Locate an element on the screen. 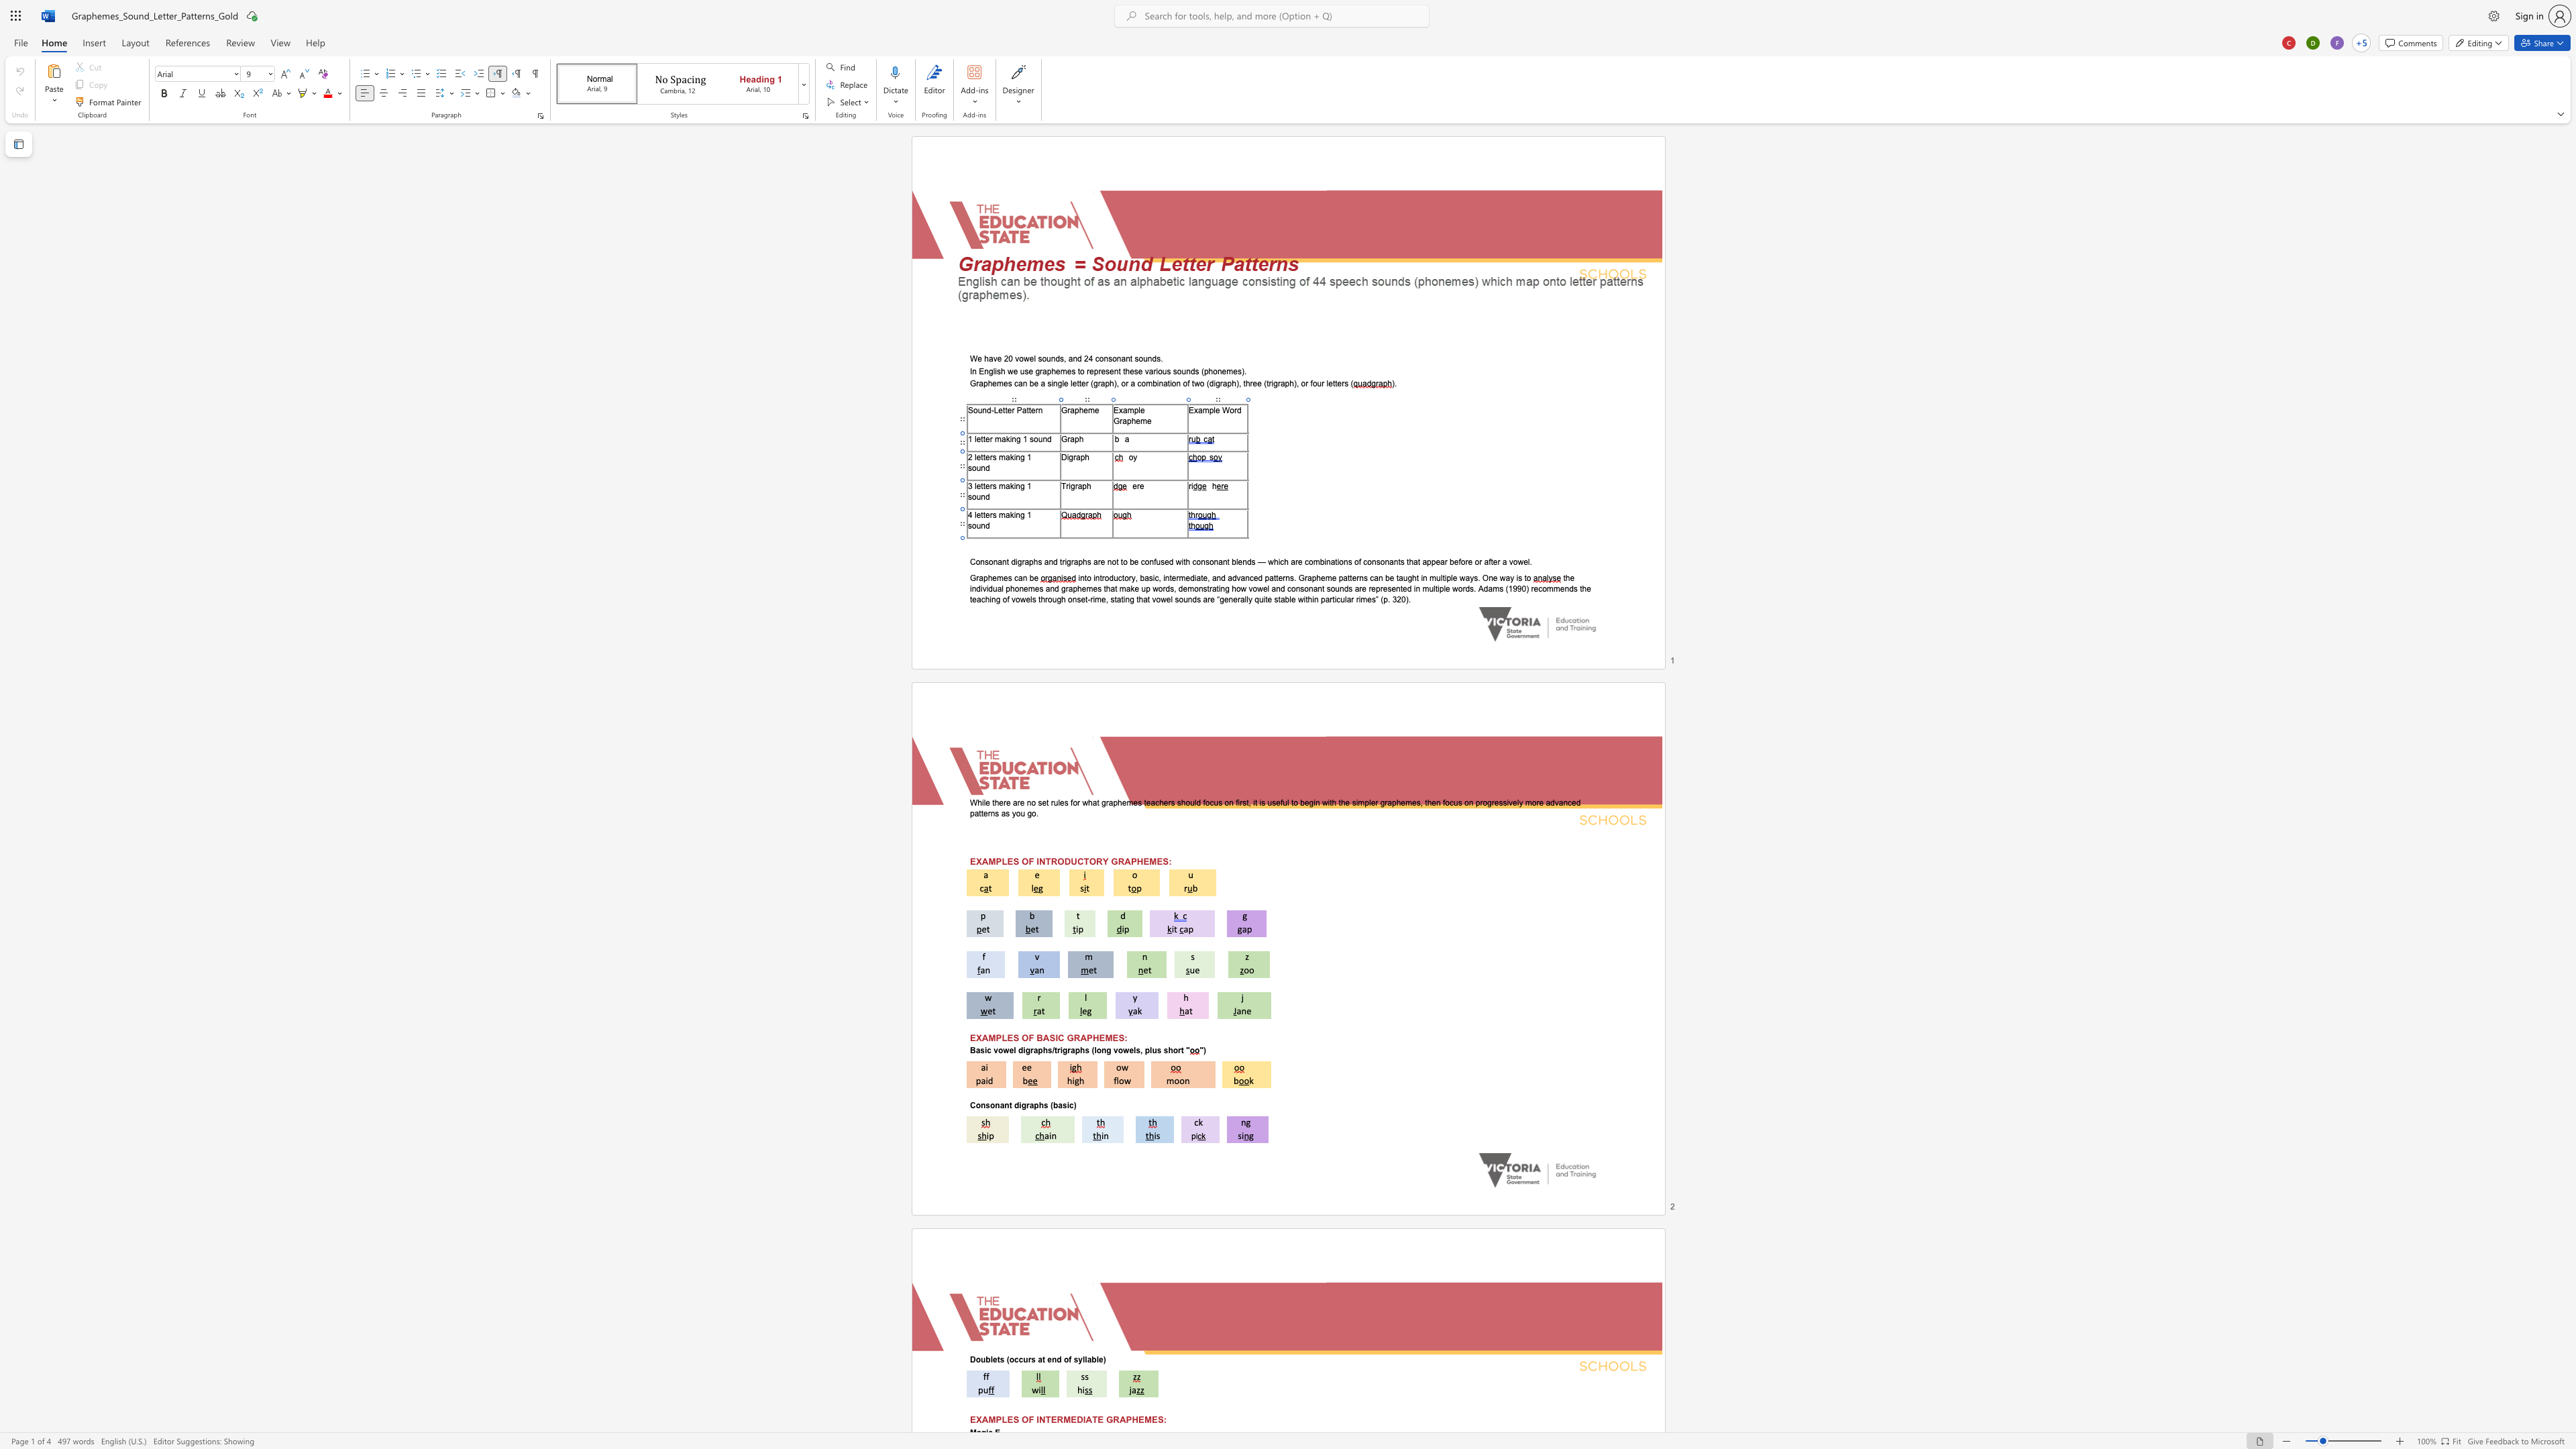  the 9th character "a" in the text is located at coordinates (1391, 561).